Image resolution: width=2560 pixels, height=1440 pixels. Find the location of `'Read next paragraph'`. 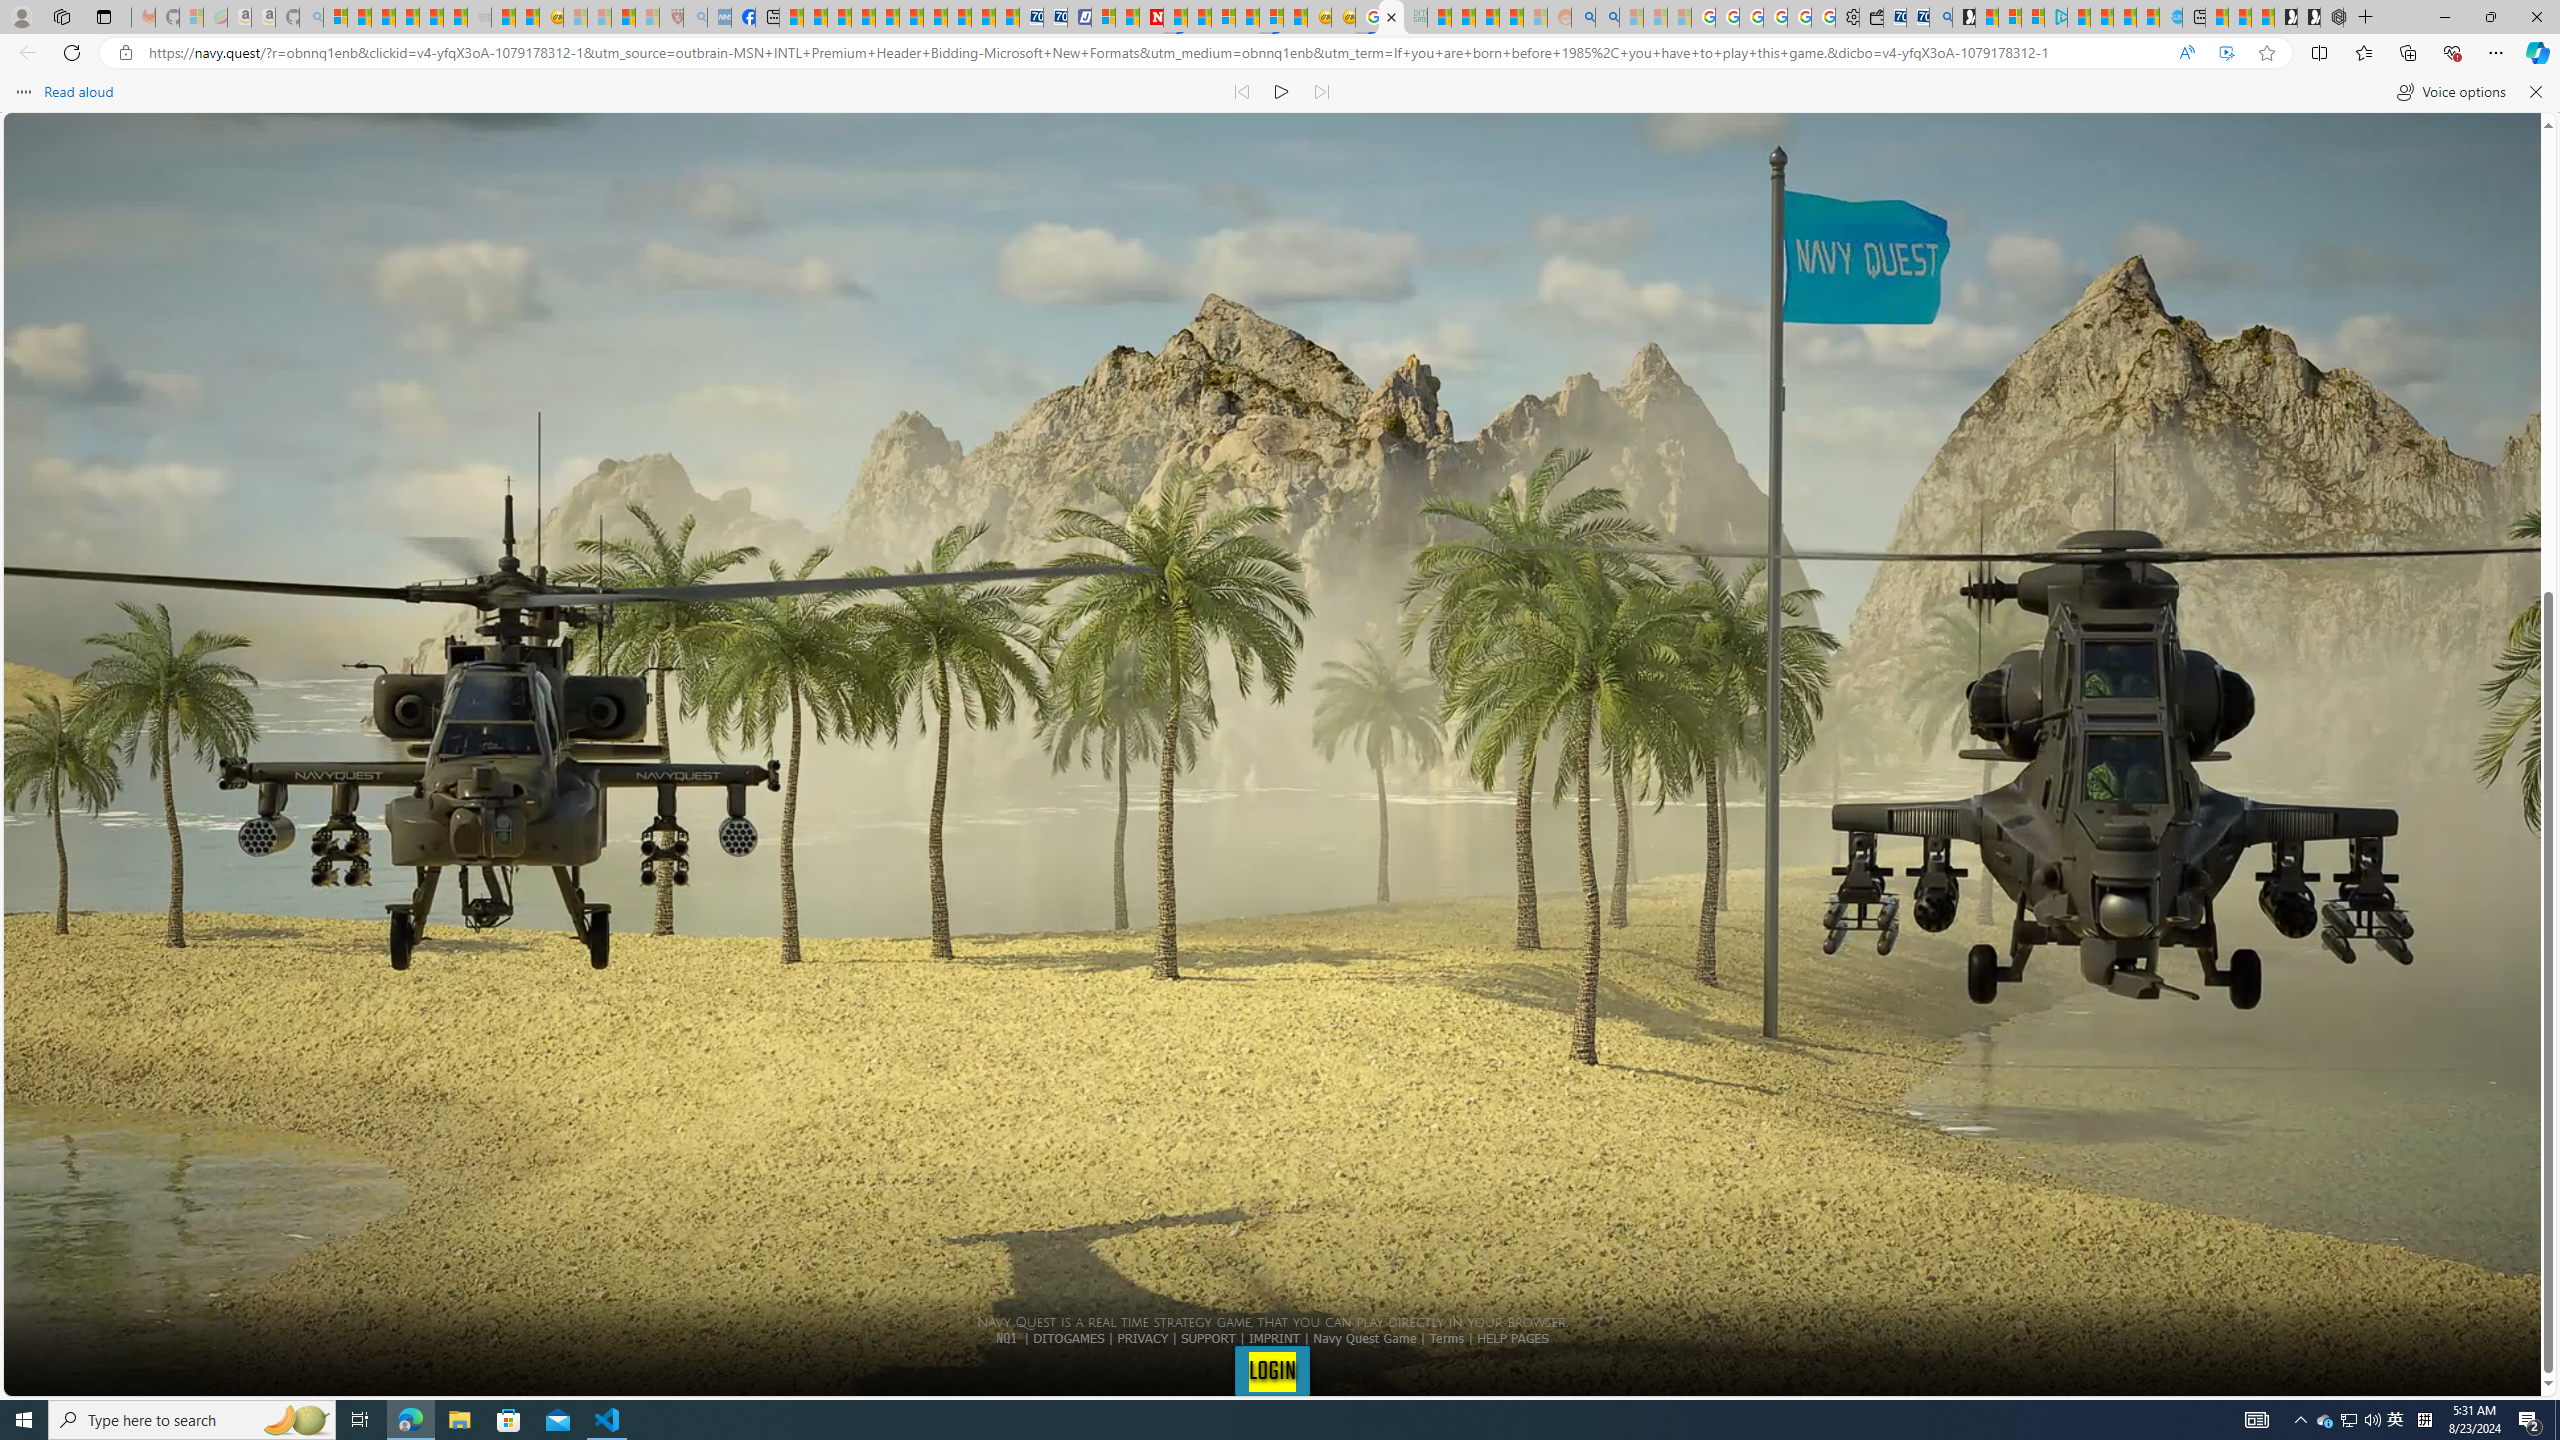

'Read next paragraph' is located at coordinates (1320, 91).